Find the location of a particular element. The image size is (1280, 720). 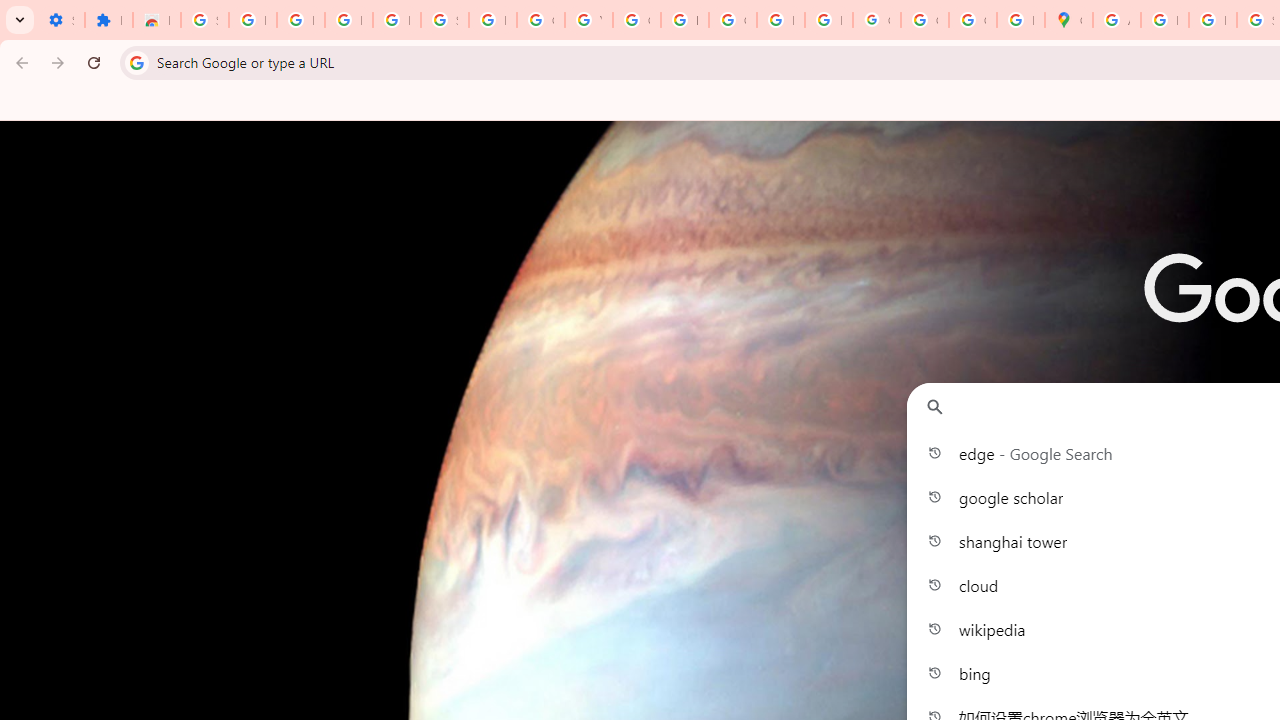

'Reviews: Helix Fruit Jump Arcade Game' is located at coordinates (155, 20).